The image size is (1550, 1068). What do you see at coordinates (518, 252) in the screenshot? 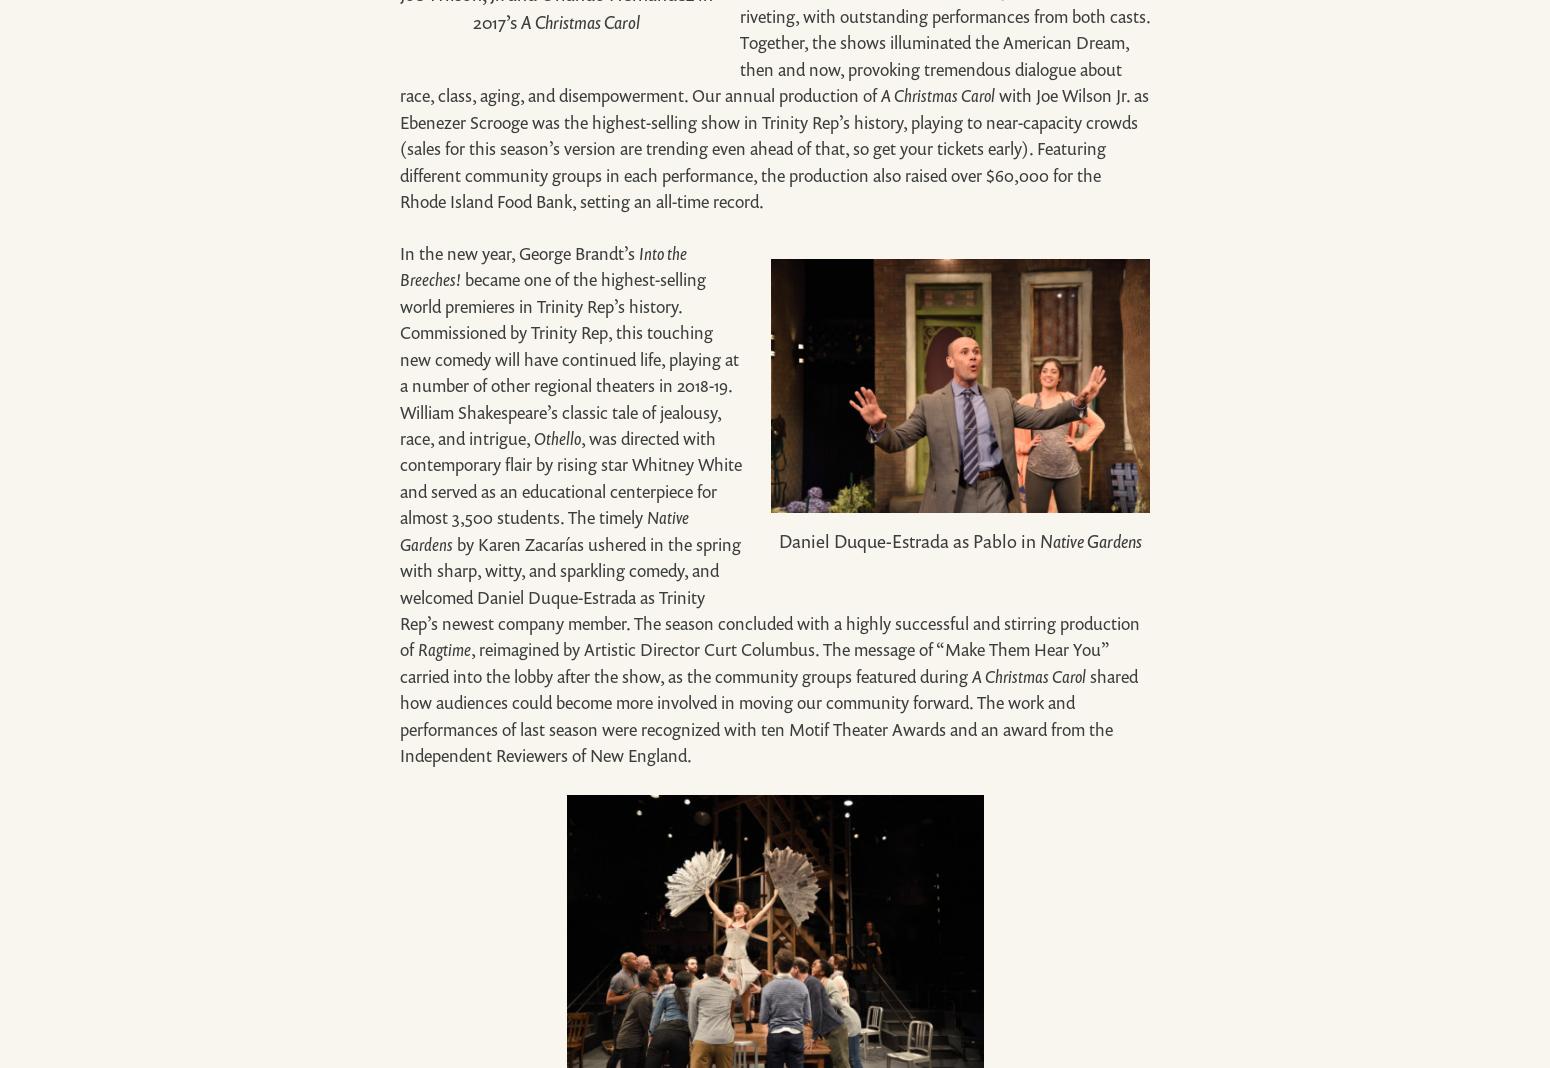
I see `'In the new year, George Brandt’s'` at bounding box center [518, 252].